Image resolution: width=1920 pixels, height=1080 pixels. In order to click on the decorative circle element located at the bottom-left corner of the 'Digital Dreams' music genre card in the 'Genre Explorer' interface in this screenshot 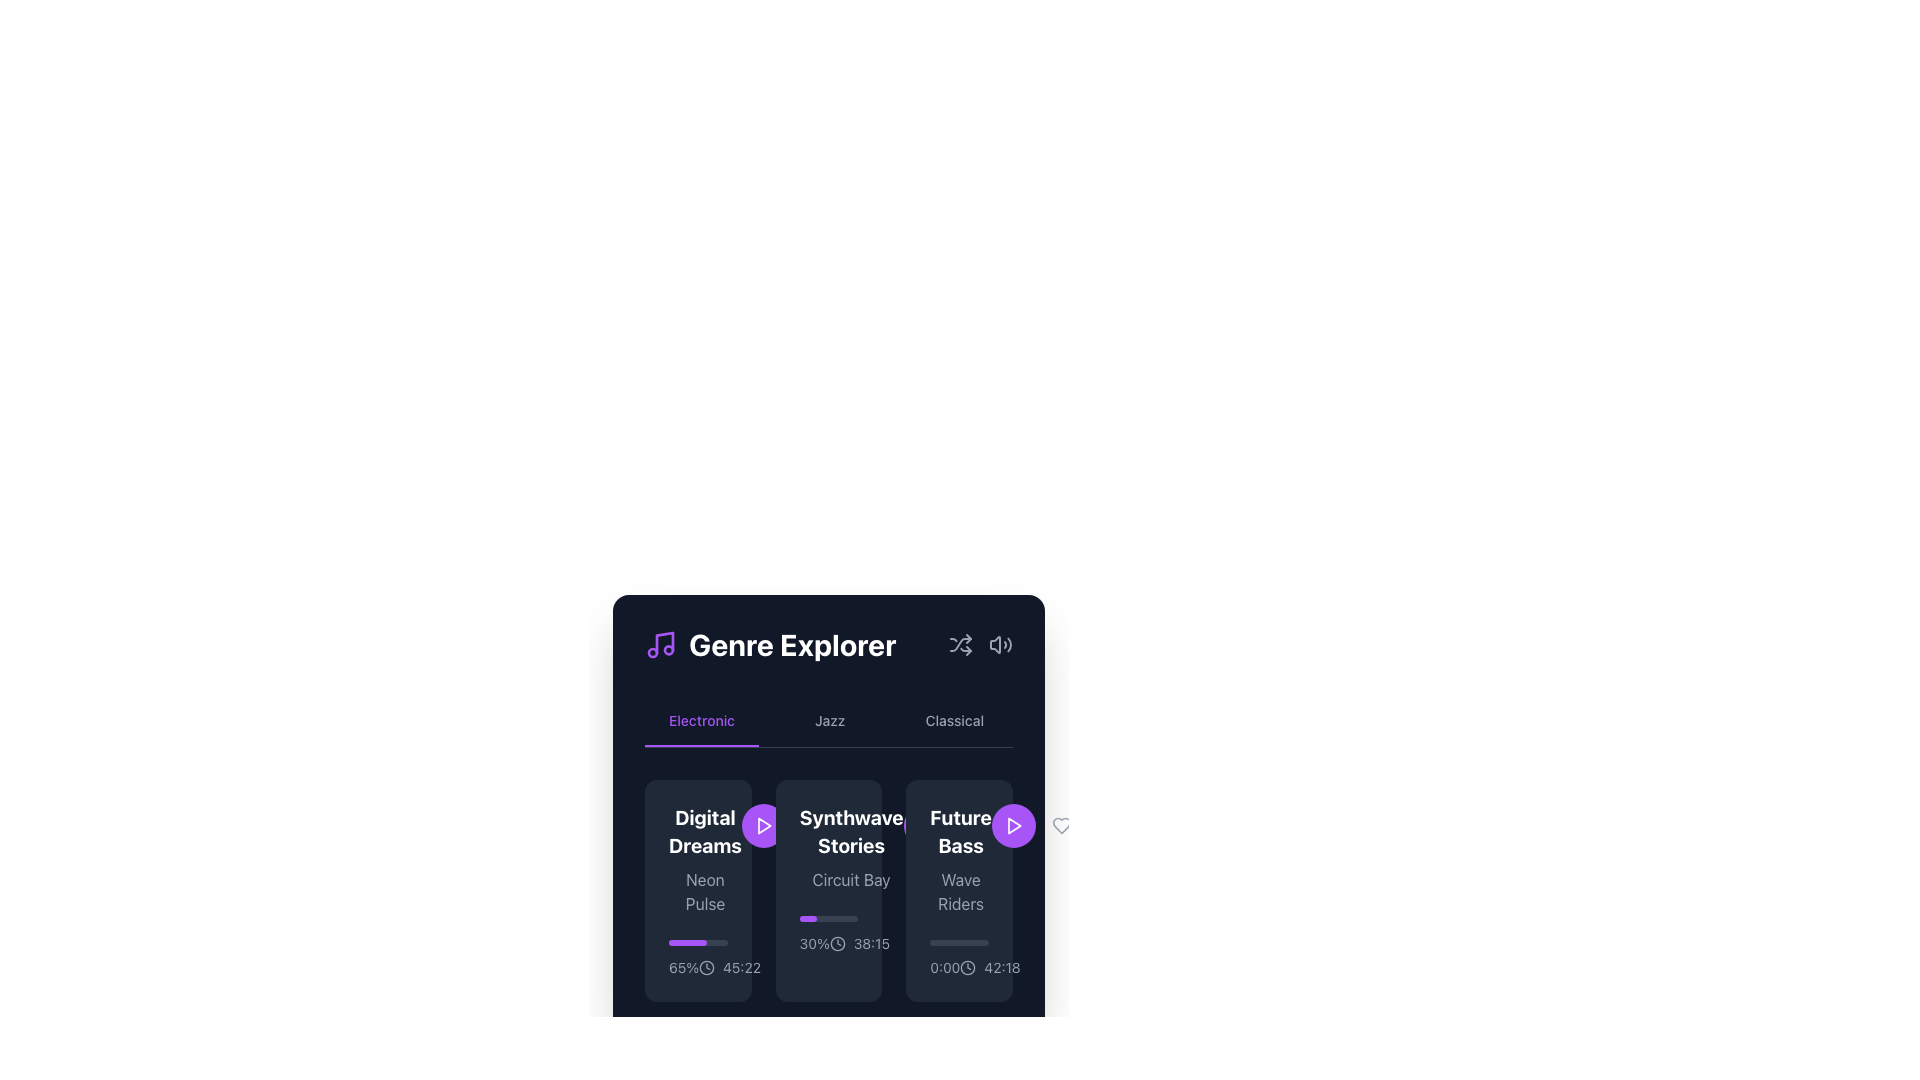, I will do `click(707, 967)`.